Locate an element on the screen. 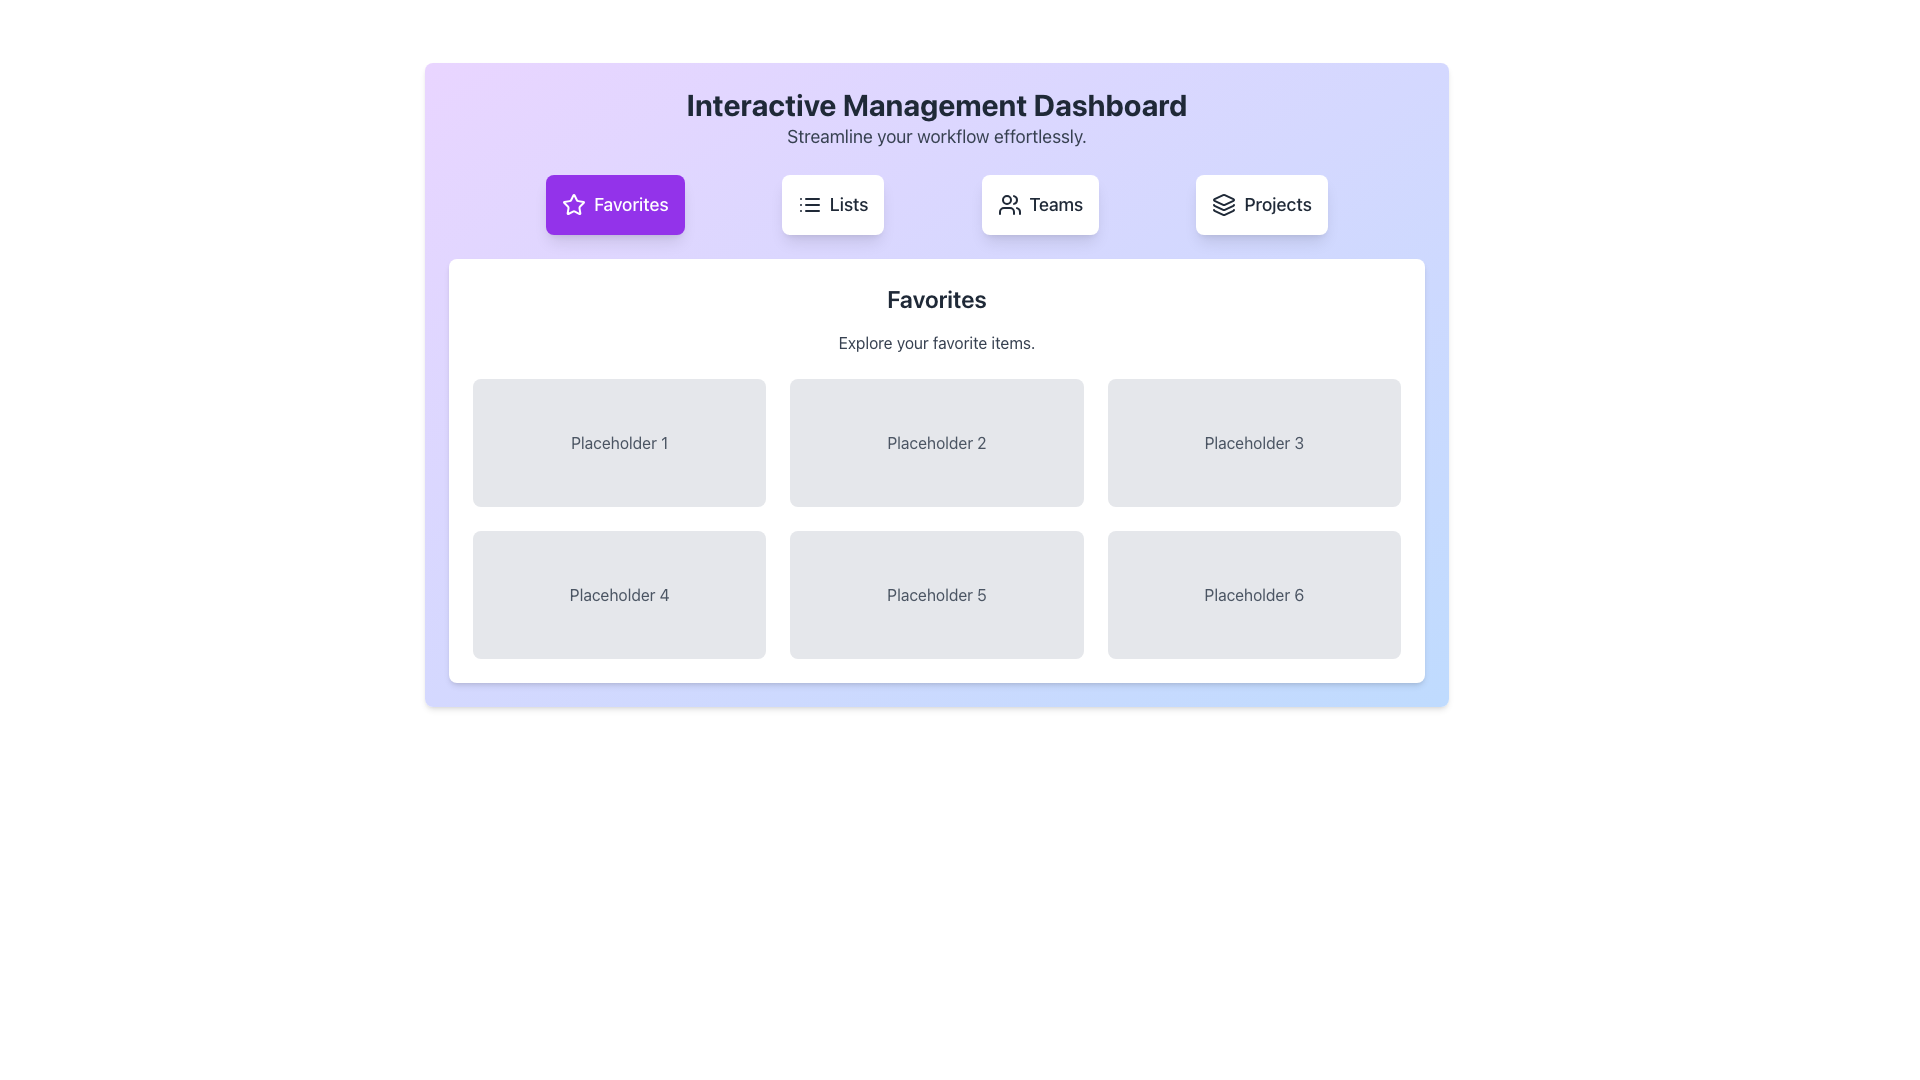 This screenshot has width=1920, height=1080. the star-shaped icon located on the left side of the 'Favorites' button, which has a hollow center and a distinct border is located at coordinates (573, 204).